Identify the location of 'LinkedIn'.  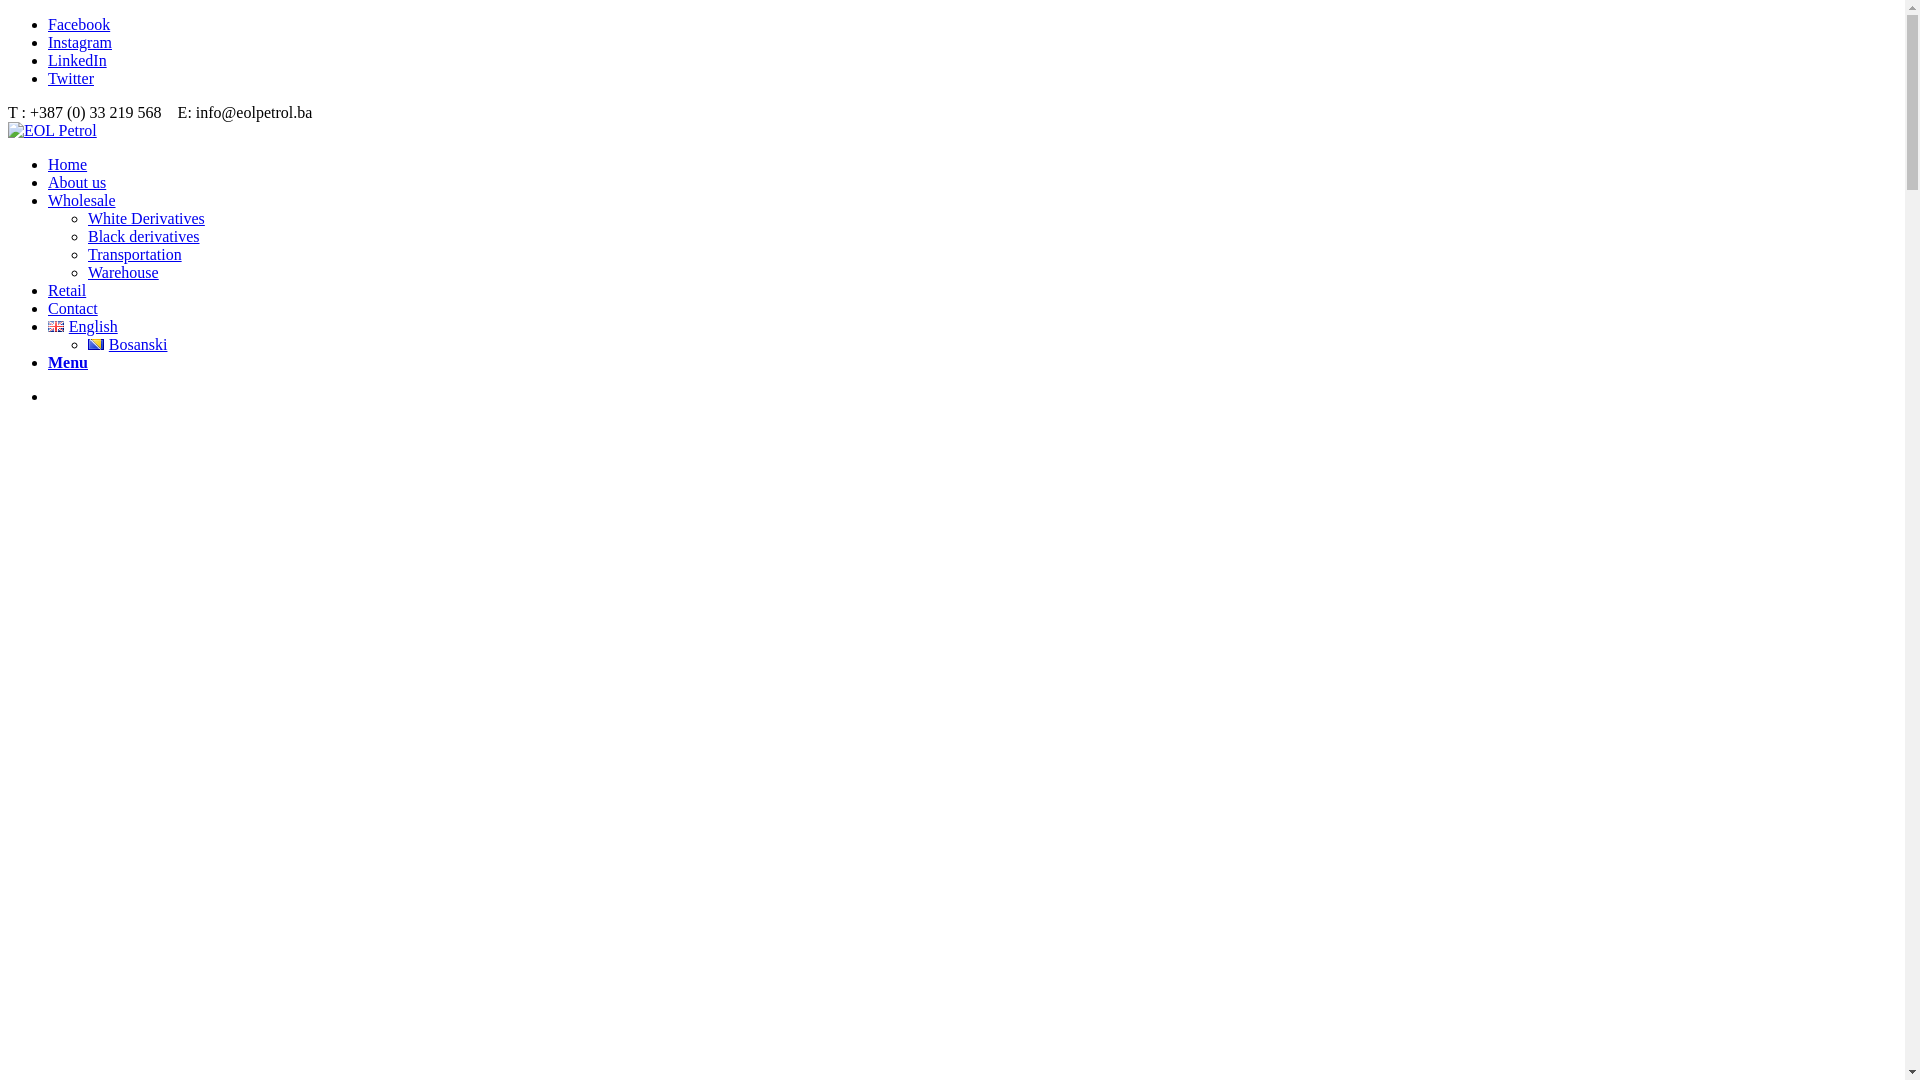
(48, 59).